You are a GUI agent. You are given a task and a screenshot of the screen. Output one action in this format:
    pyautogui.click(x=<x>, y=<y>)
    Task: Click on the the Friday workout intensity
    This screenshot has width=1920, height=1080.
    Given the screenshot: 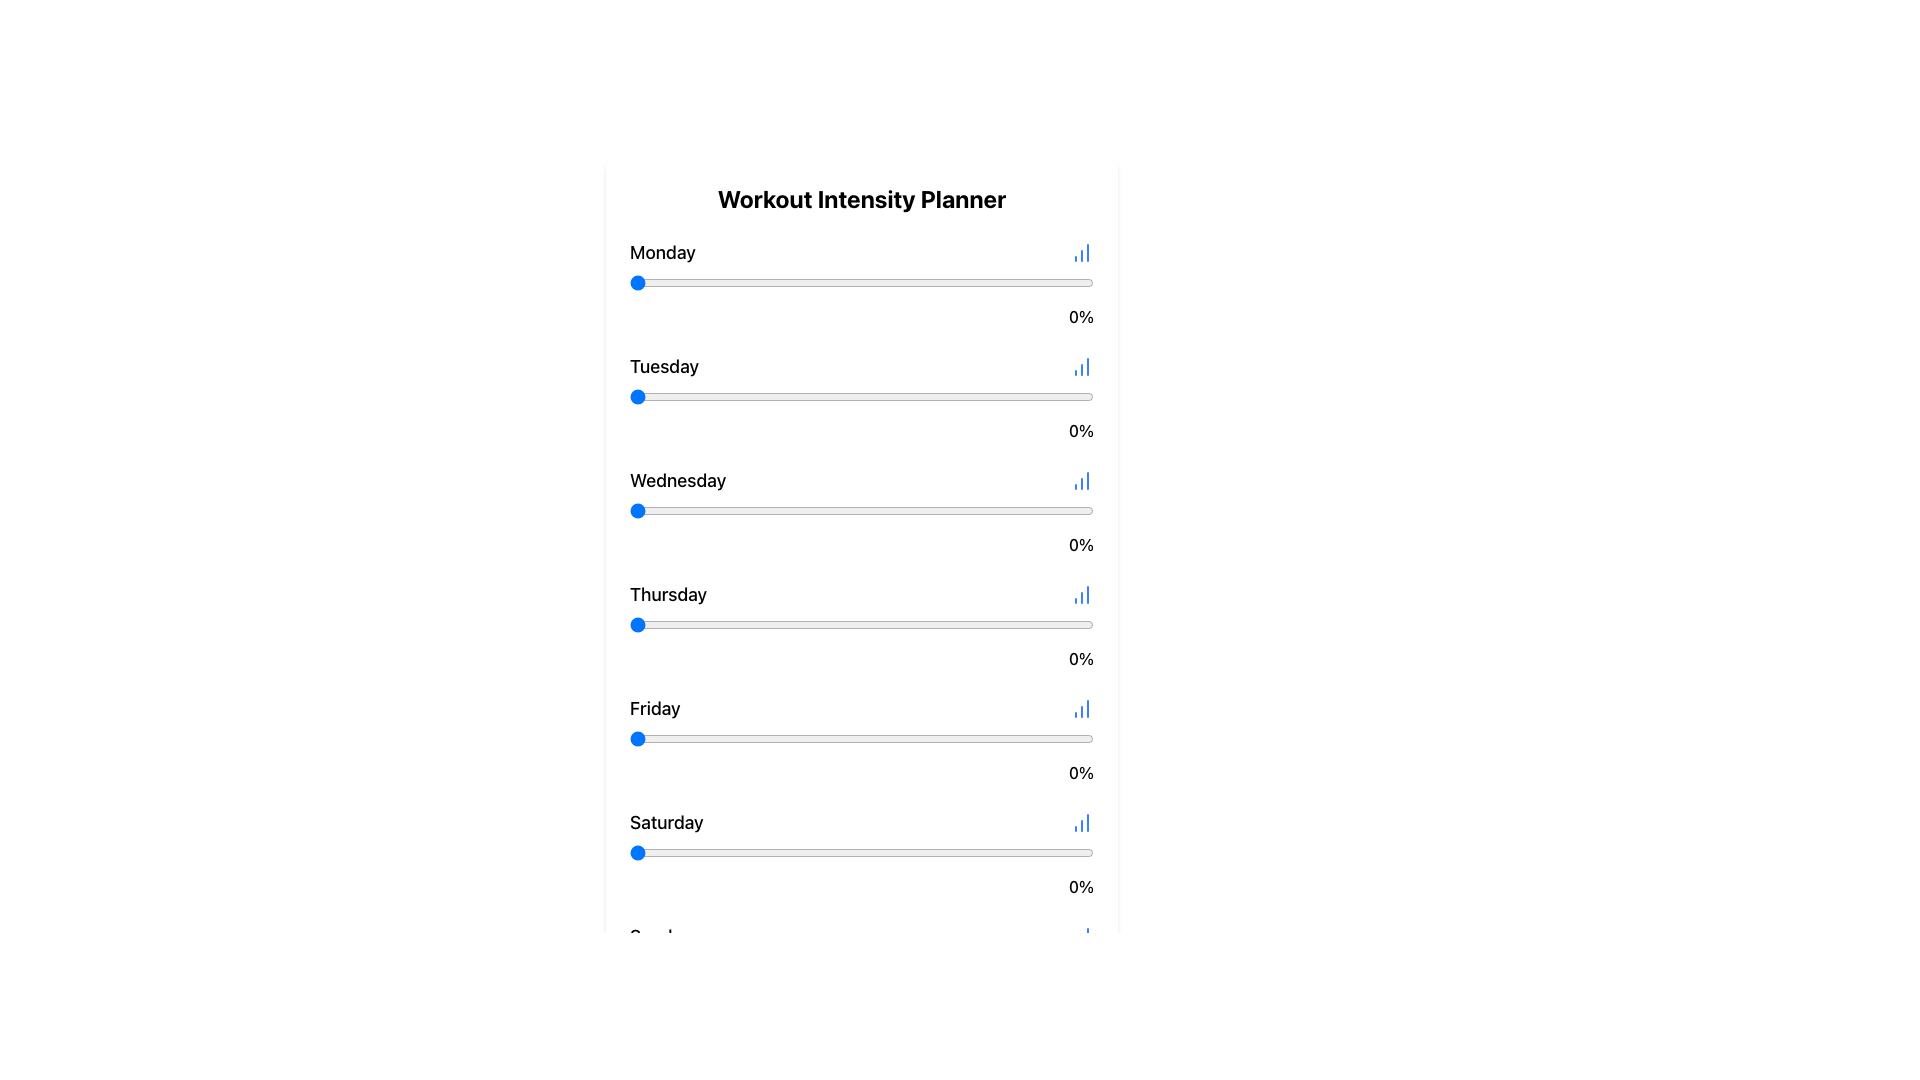 What is the action you would take?
    pyautogui.click(x=925, y=739)
    